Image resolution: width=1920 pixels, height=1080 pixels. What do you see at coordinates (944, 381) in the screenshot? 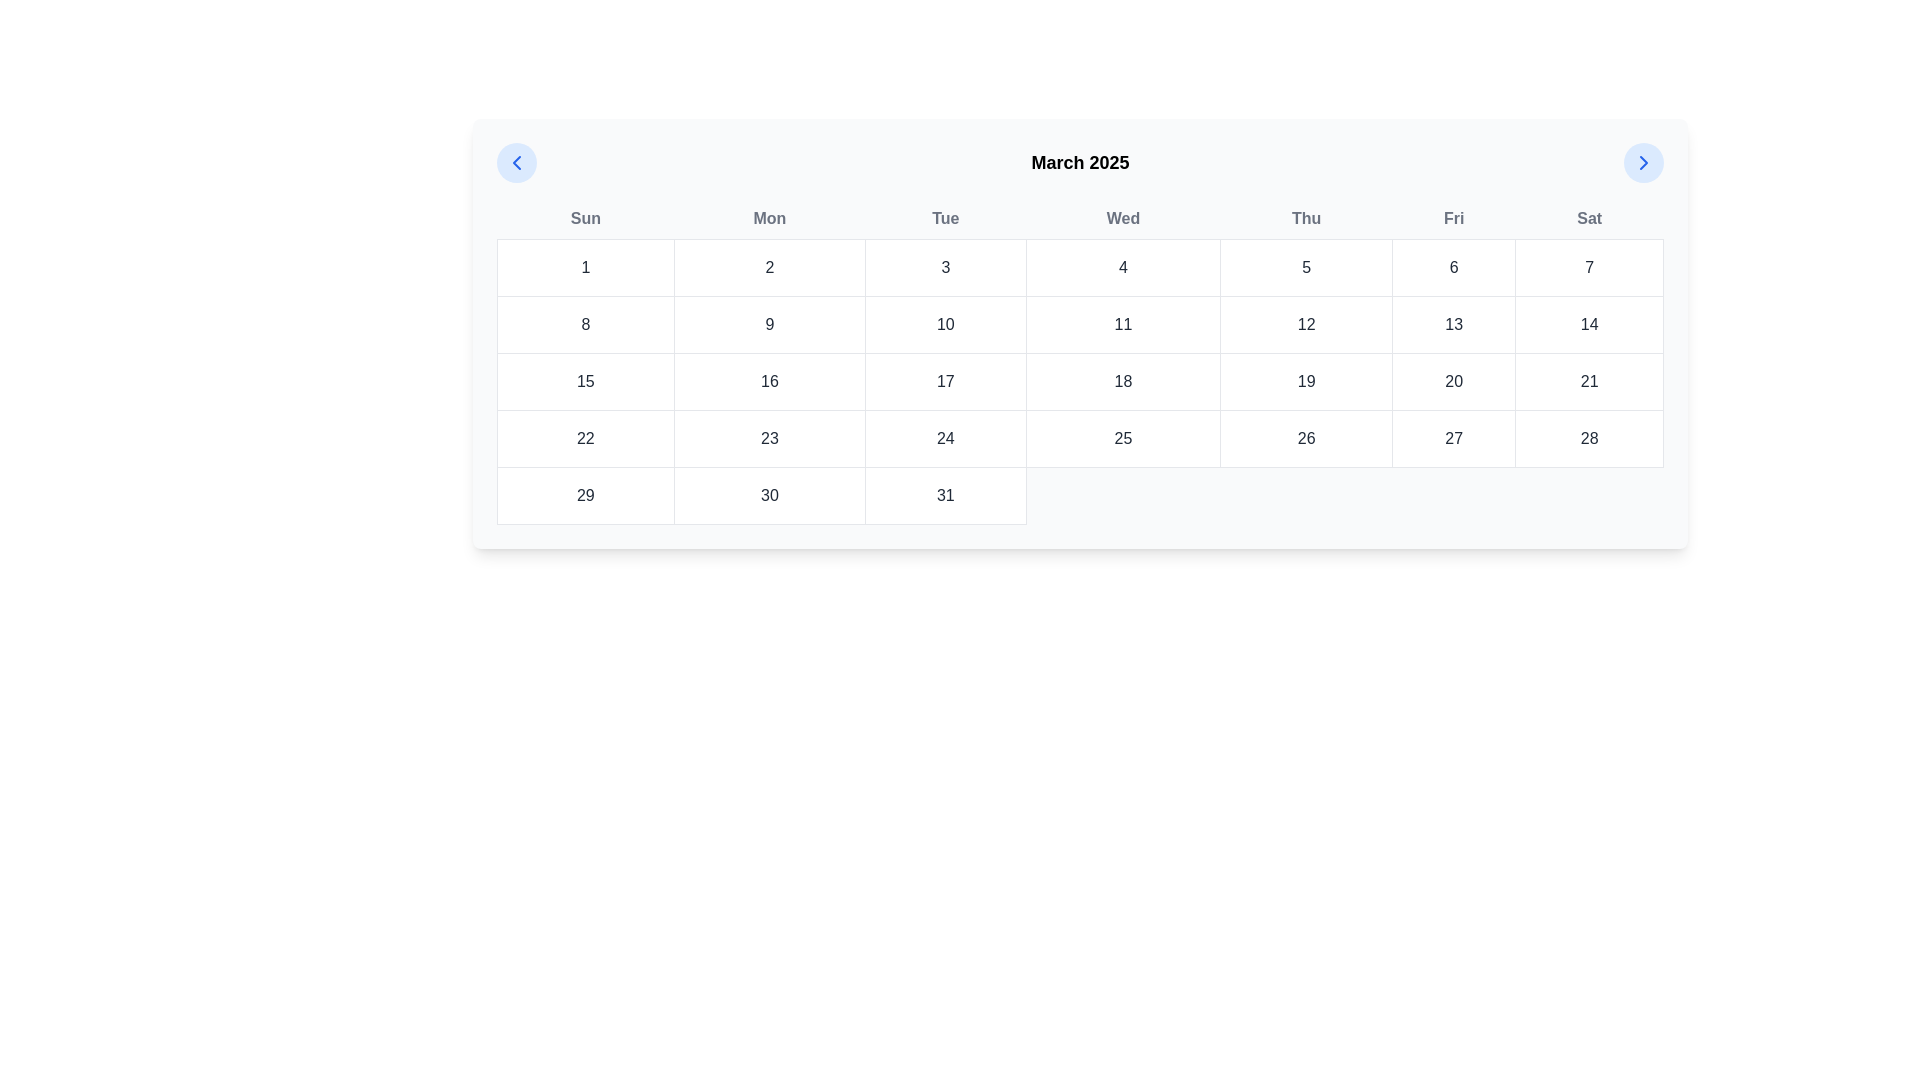
I see `the clickable calendar date box displaying '17'` at bounding box center [944, 381].